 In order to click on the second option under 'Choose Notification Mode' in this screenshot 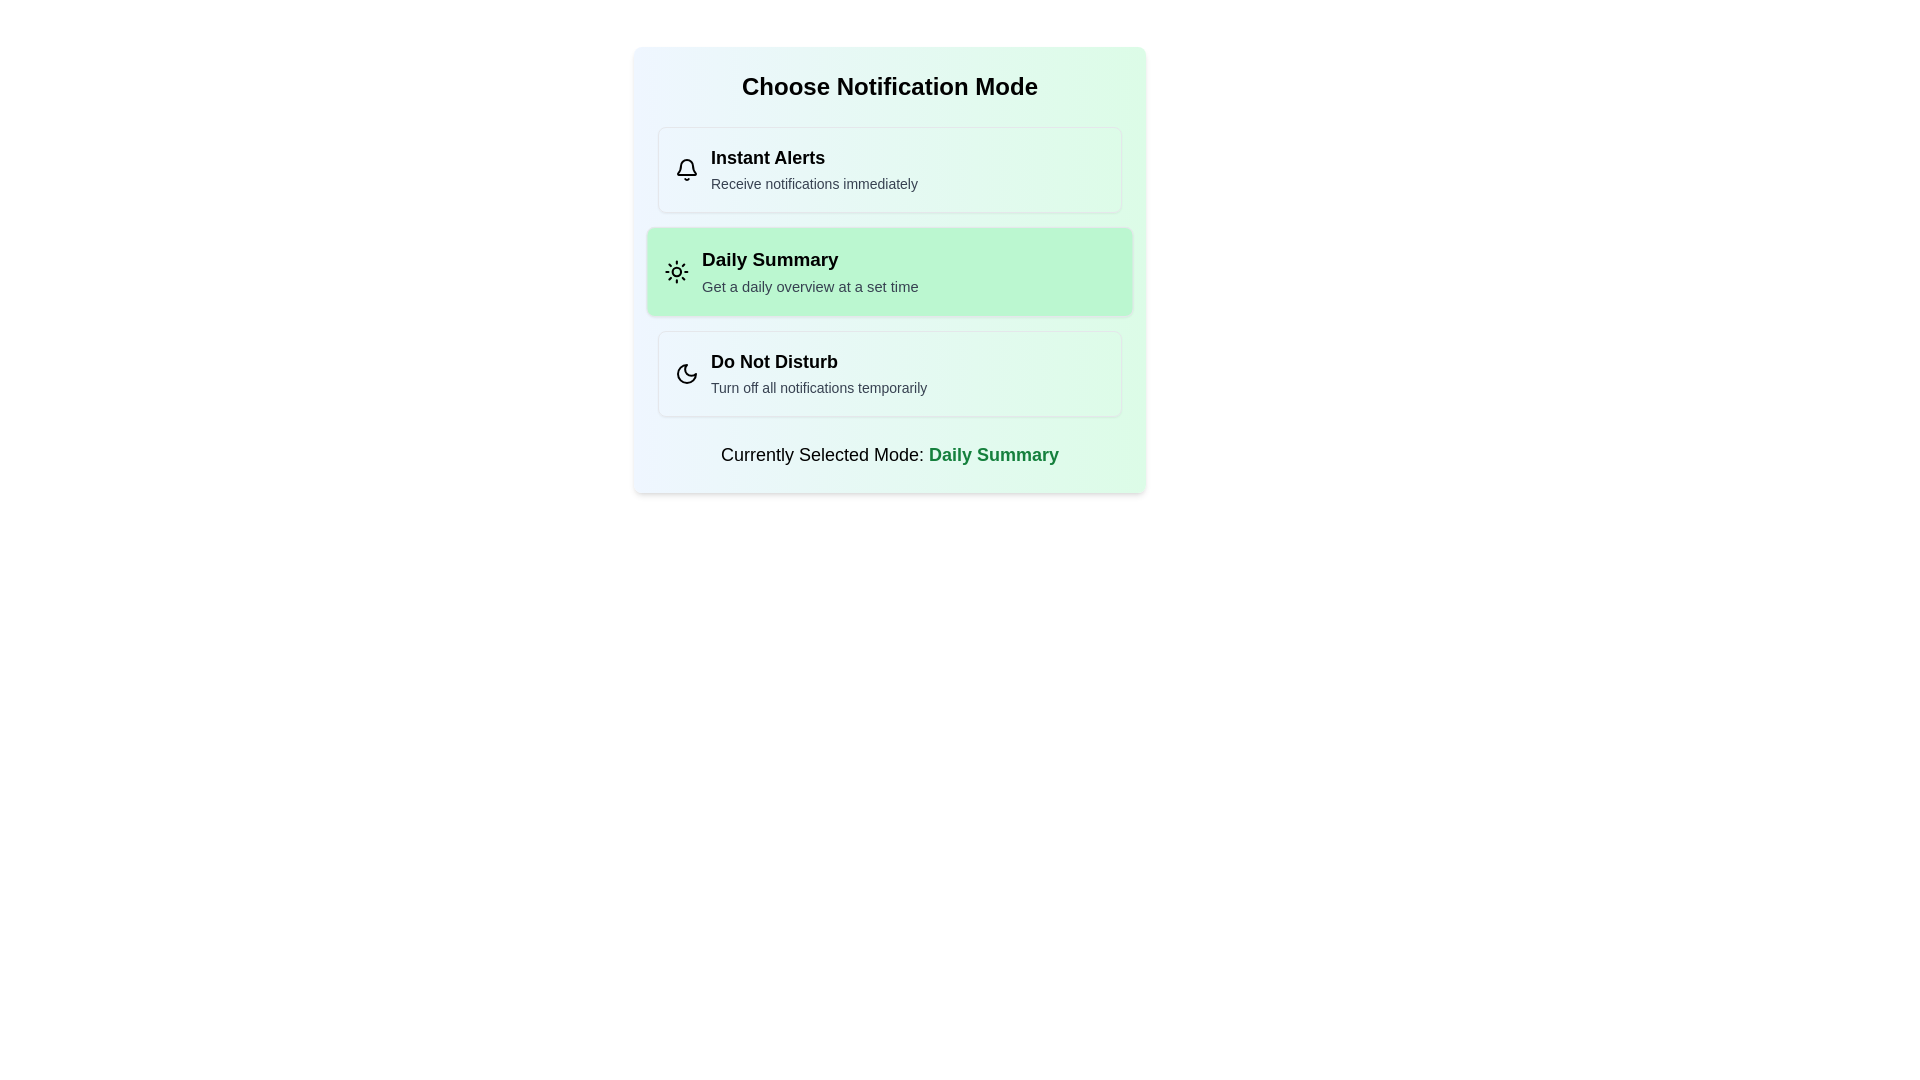, I will do `click(888, 272)`.